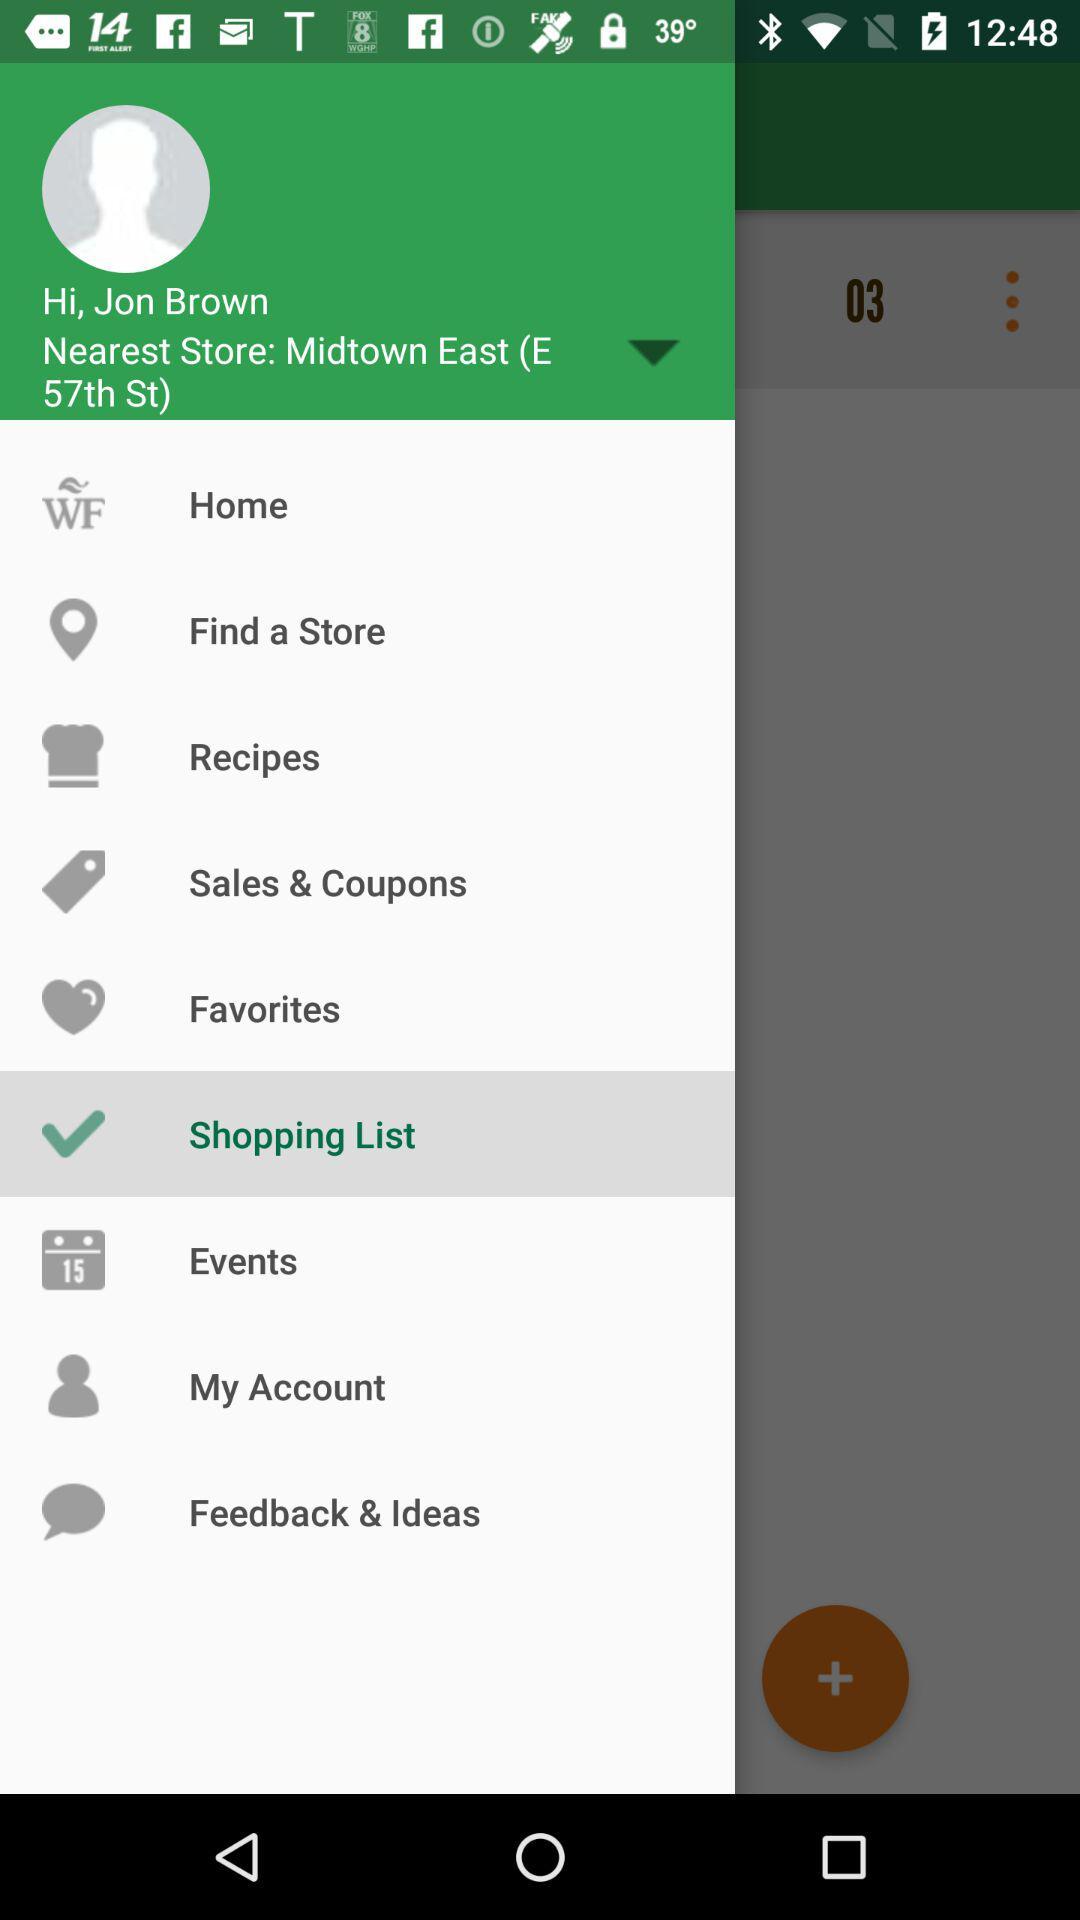  I want to click on the down arrow  beside number 03, so click(653, 353).